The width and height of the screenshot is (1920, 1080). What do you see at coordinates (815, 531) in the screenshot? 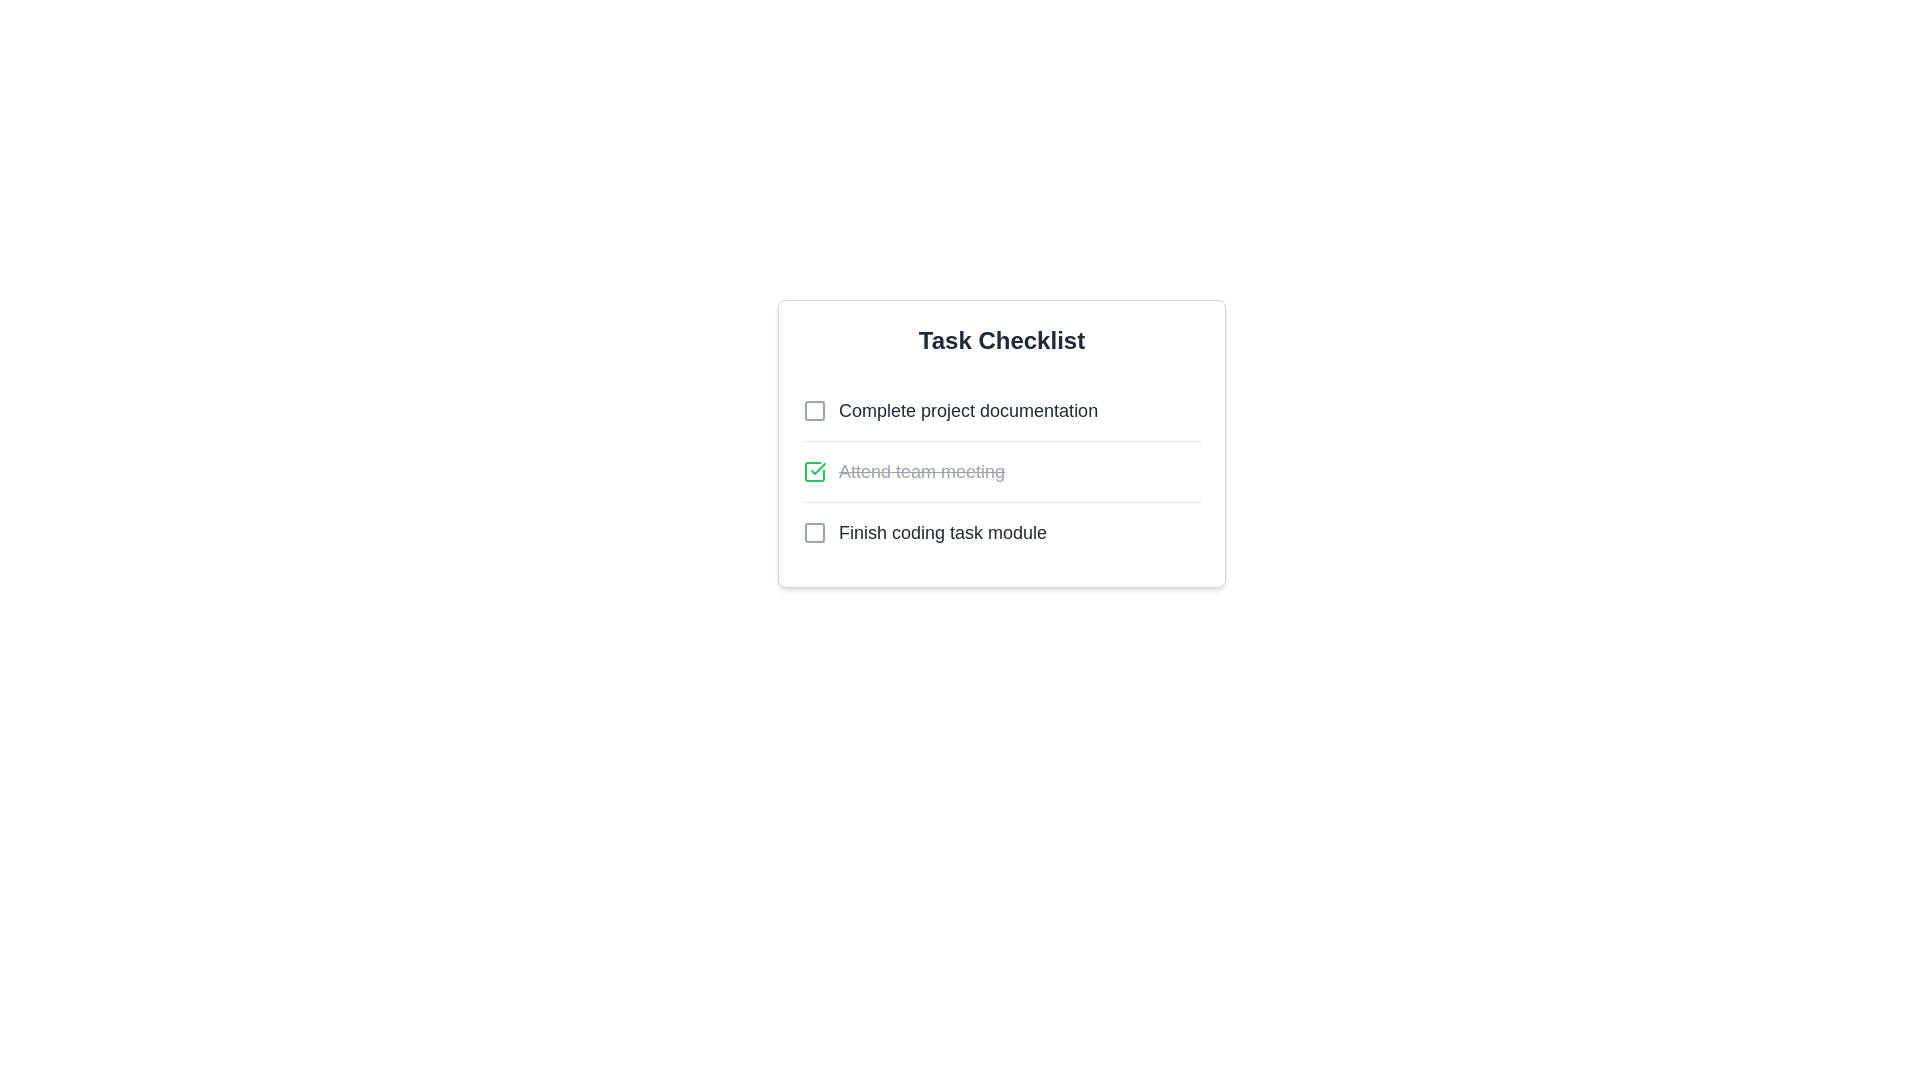
I see `the checkbox indicator for the task 'Finish coding task module'` at bounding box center [815, 531].